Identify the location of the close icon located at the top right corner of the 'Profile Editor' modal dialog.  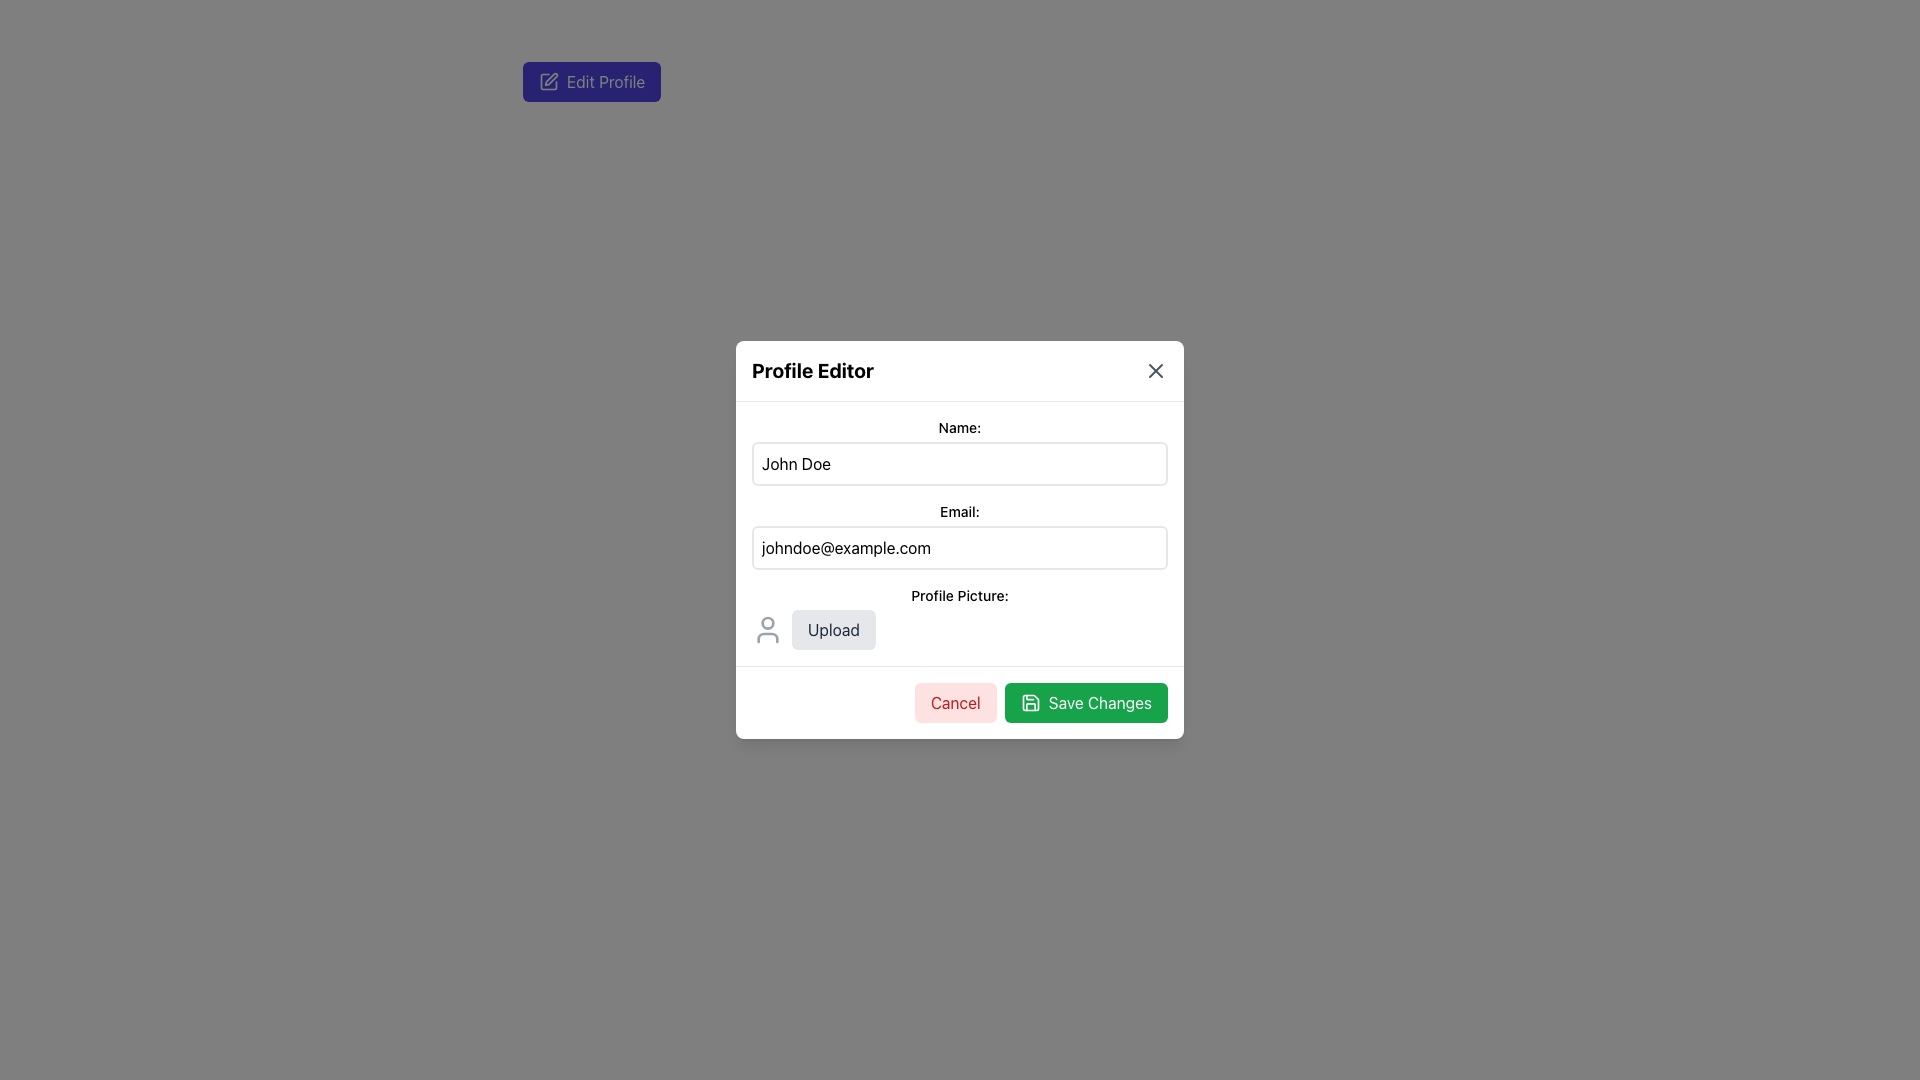
(1156, 370).